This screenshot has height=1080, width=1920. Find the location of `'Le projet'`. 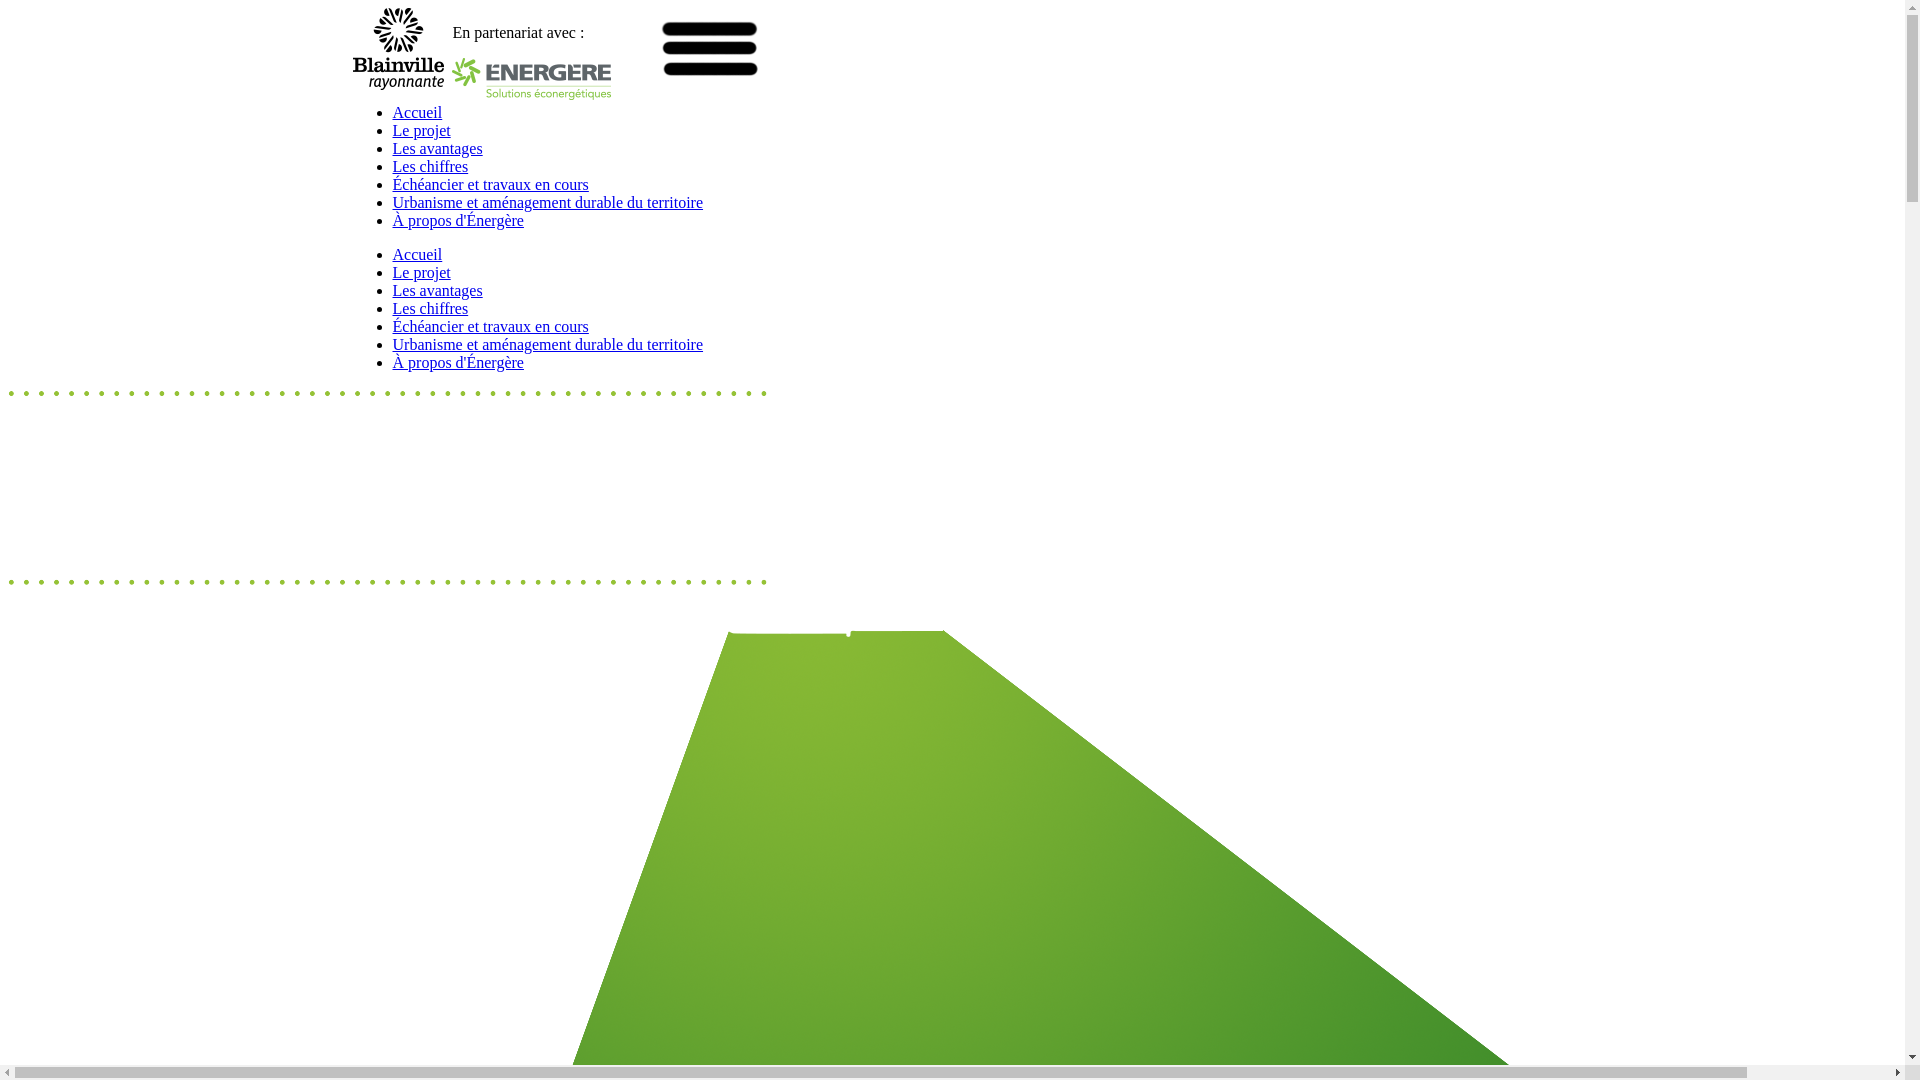

'Le projet' is located at coordinates (392, 272).